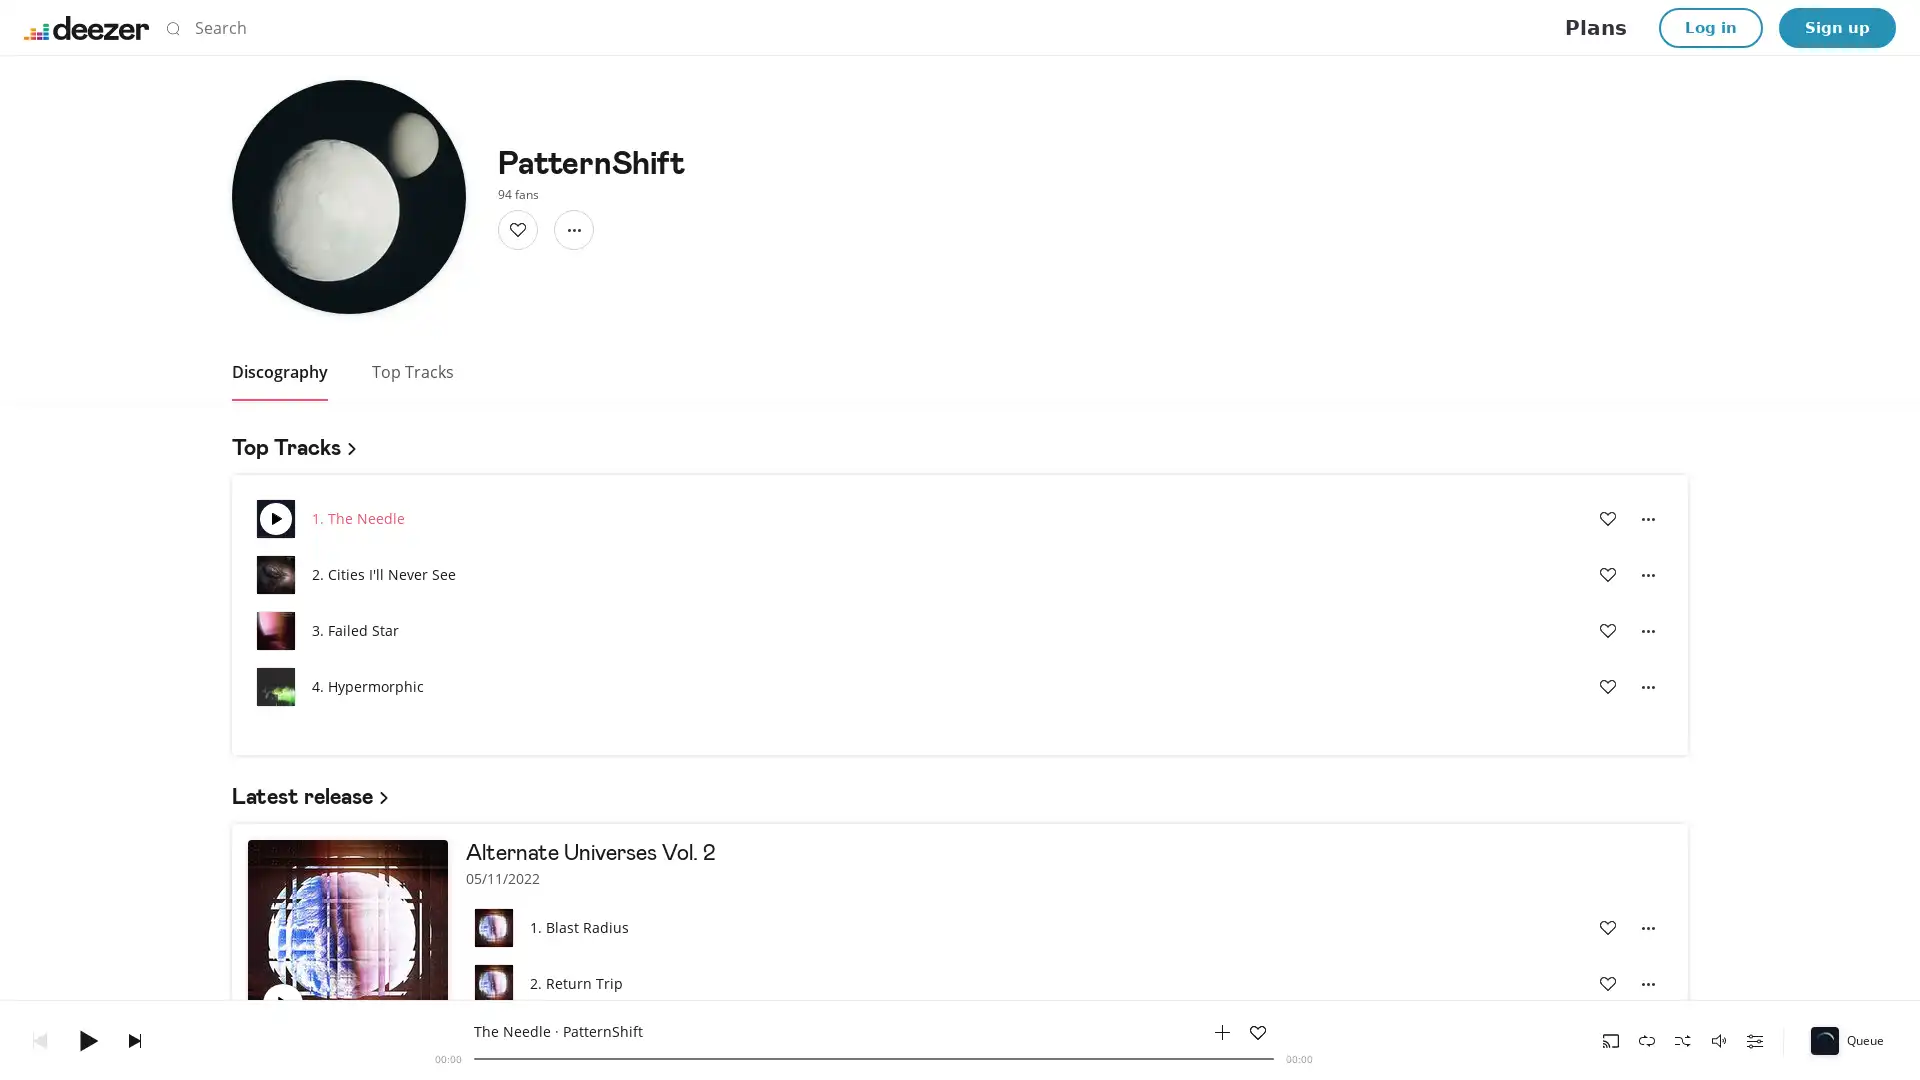 This screenshot has height=1080, width=1920. What do you see at coordinates (1848, 1039) in the screenshot?
I see `Queue` at bounding box center [1848, 1039].